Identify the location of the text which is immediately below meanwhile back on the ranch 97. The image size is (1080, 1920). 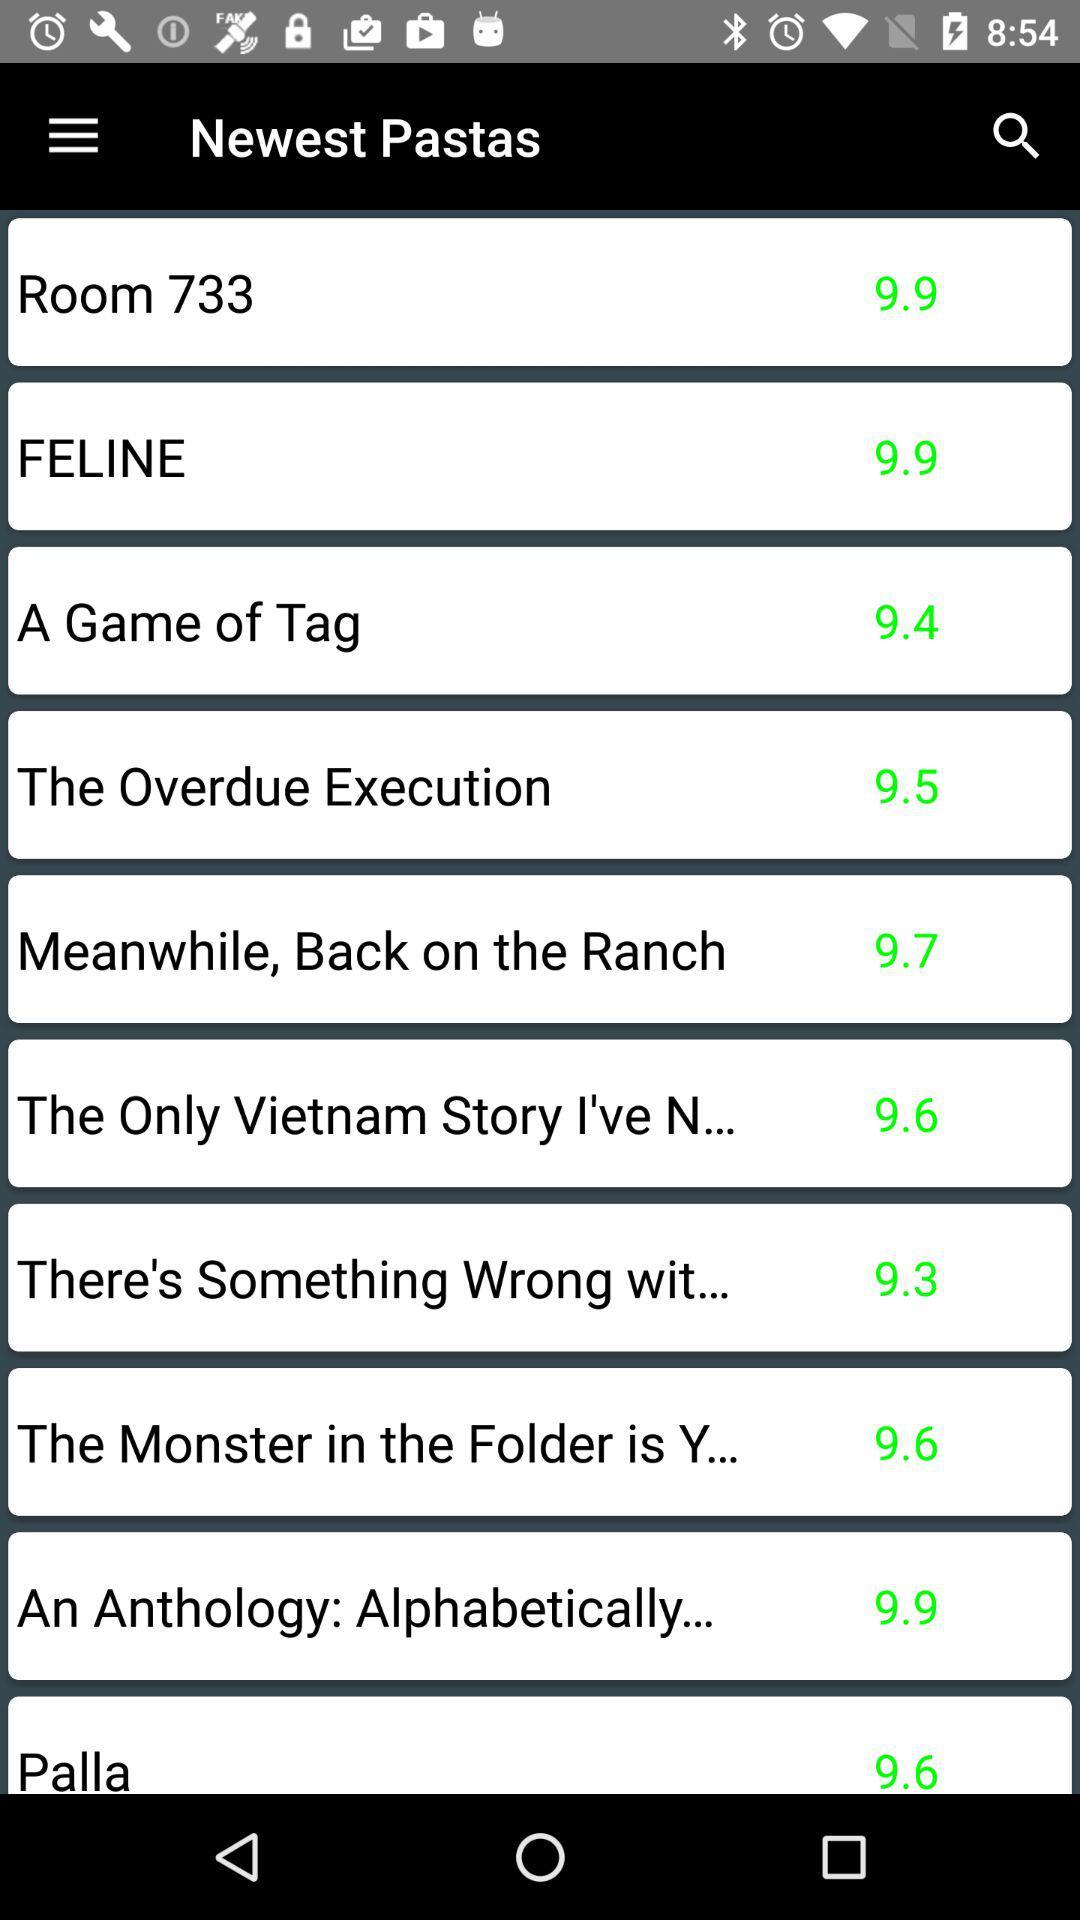
(540, 1112).